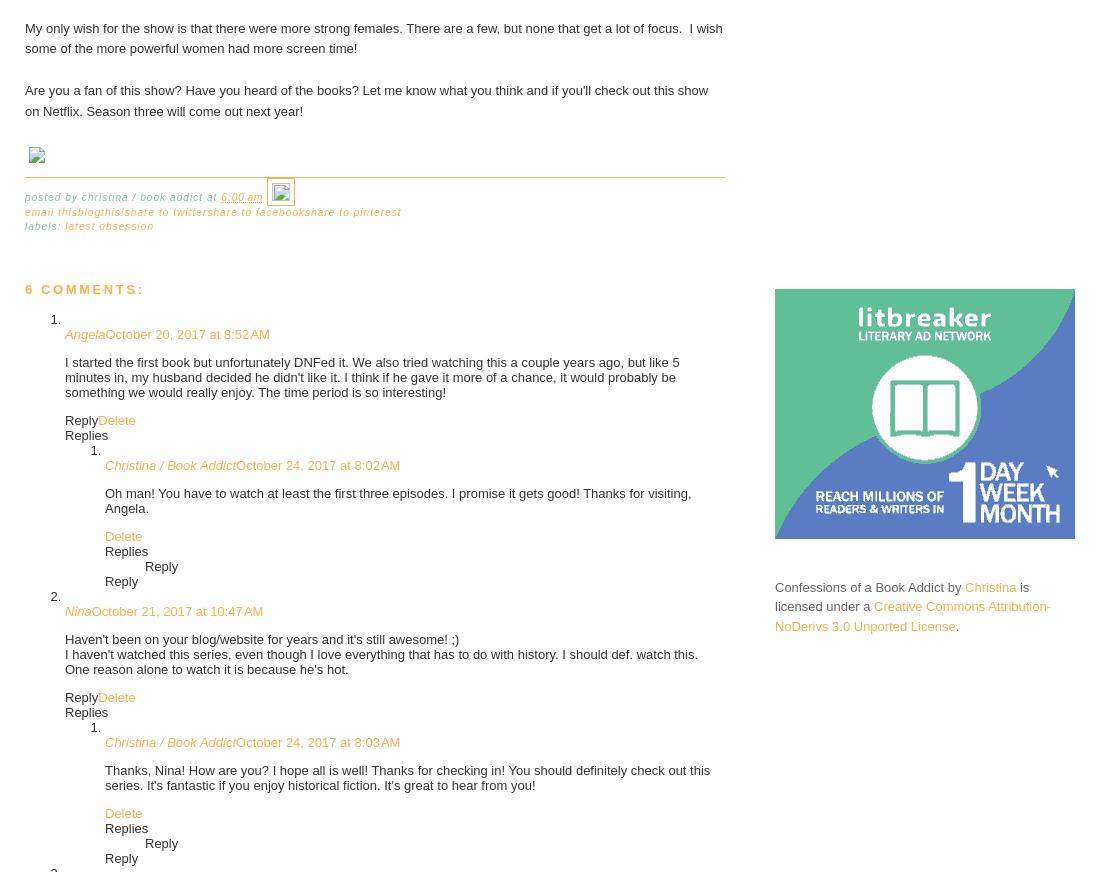  Describe the element at coordinates (242, 197) in the screenshot. I see `'6:00 AM'` at that location.